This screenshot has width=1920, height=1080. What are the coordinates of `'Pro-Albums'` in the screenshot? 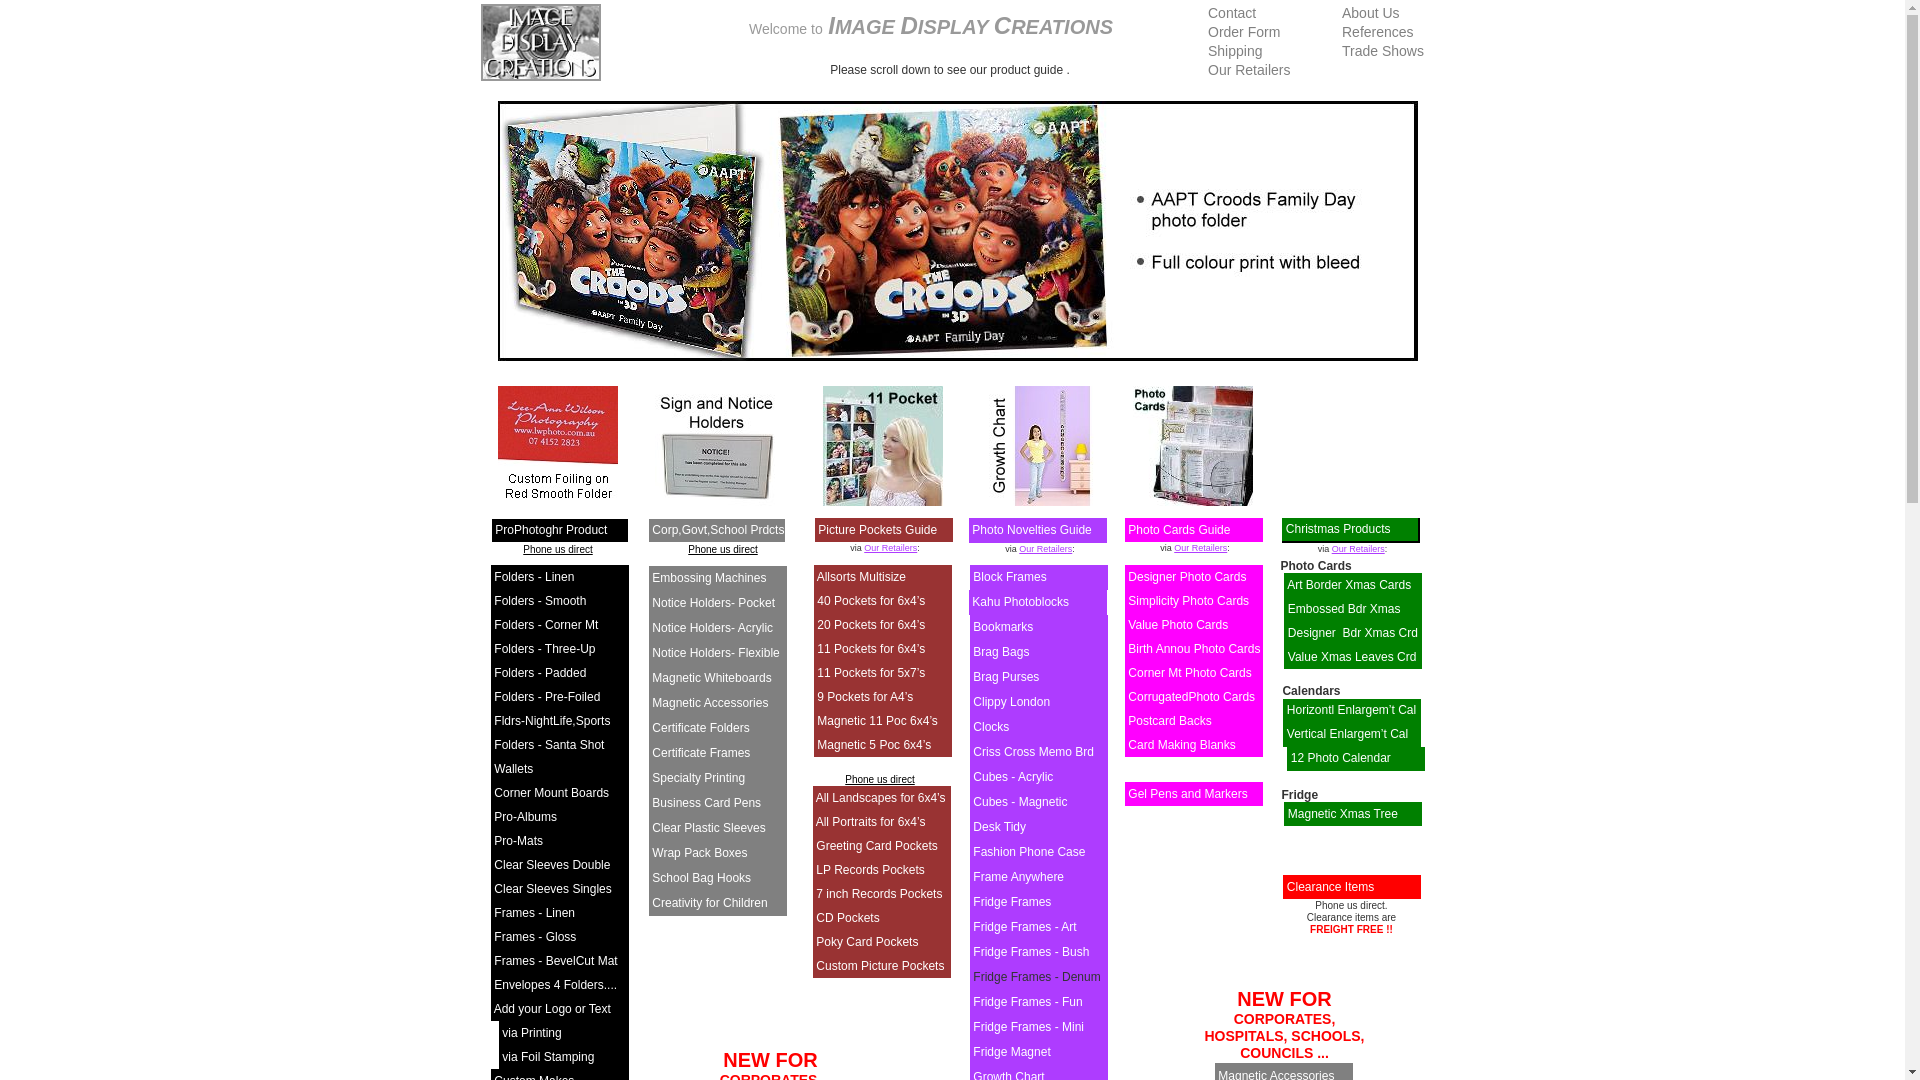 It's located at (525, 817).